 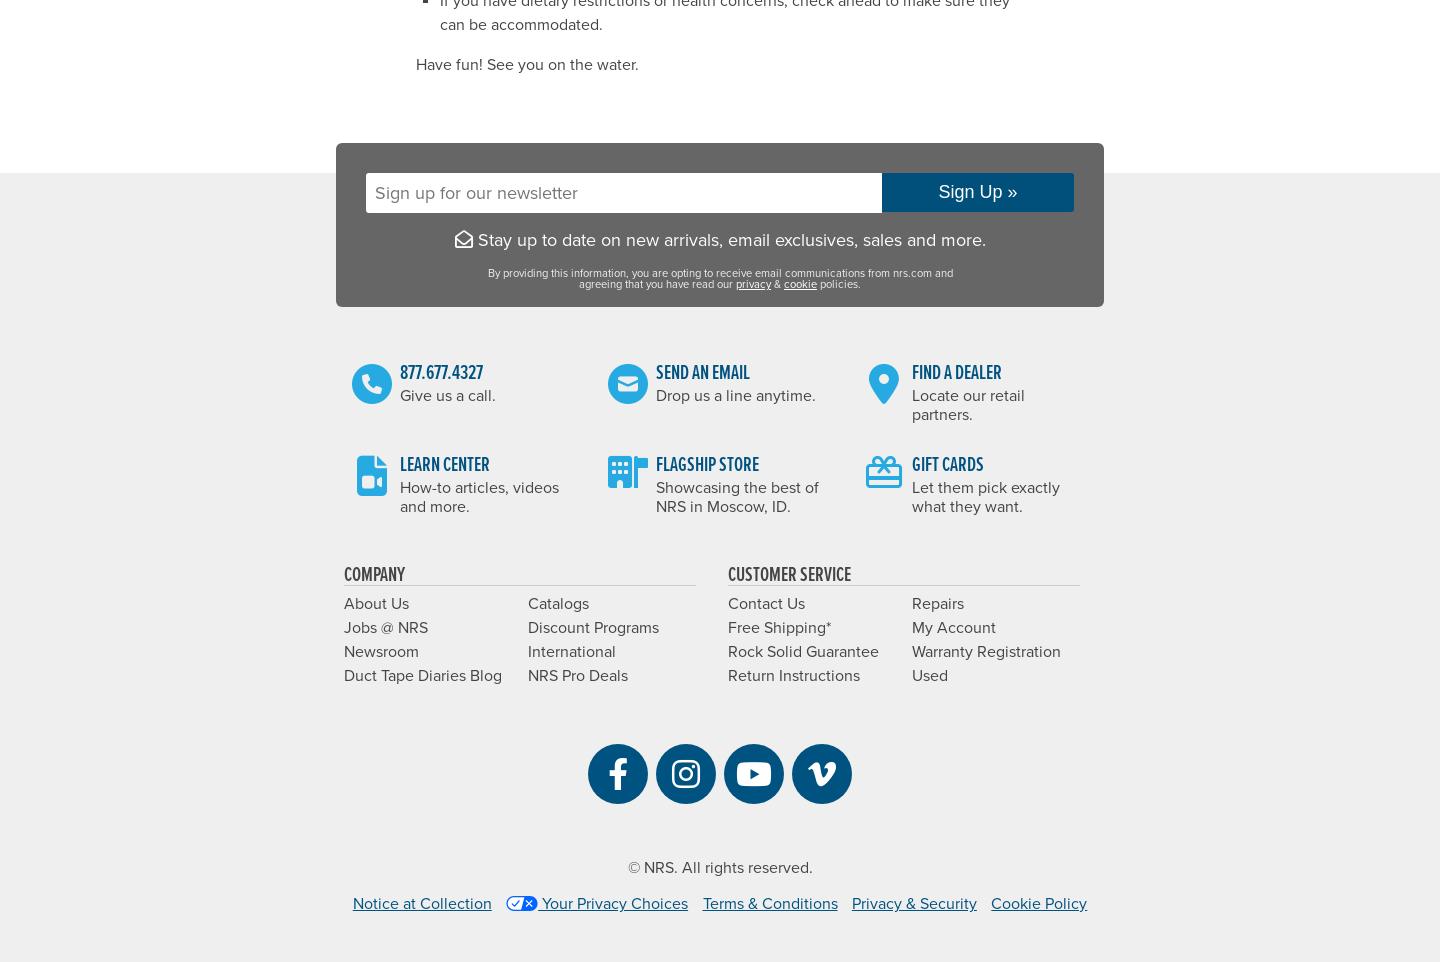 I want to click on '© NRS. All rights reserved.', so click(x=625, y=867).